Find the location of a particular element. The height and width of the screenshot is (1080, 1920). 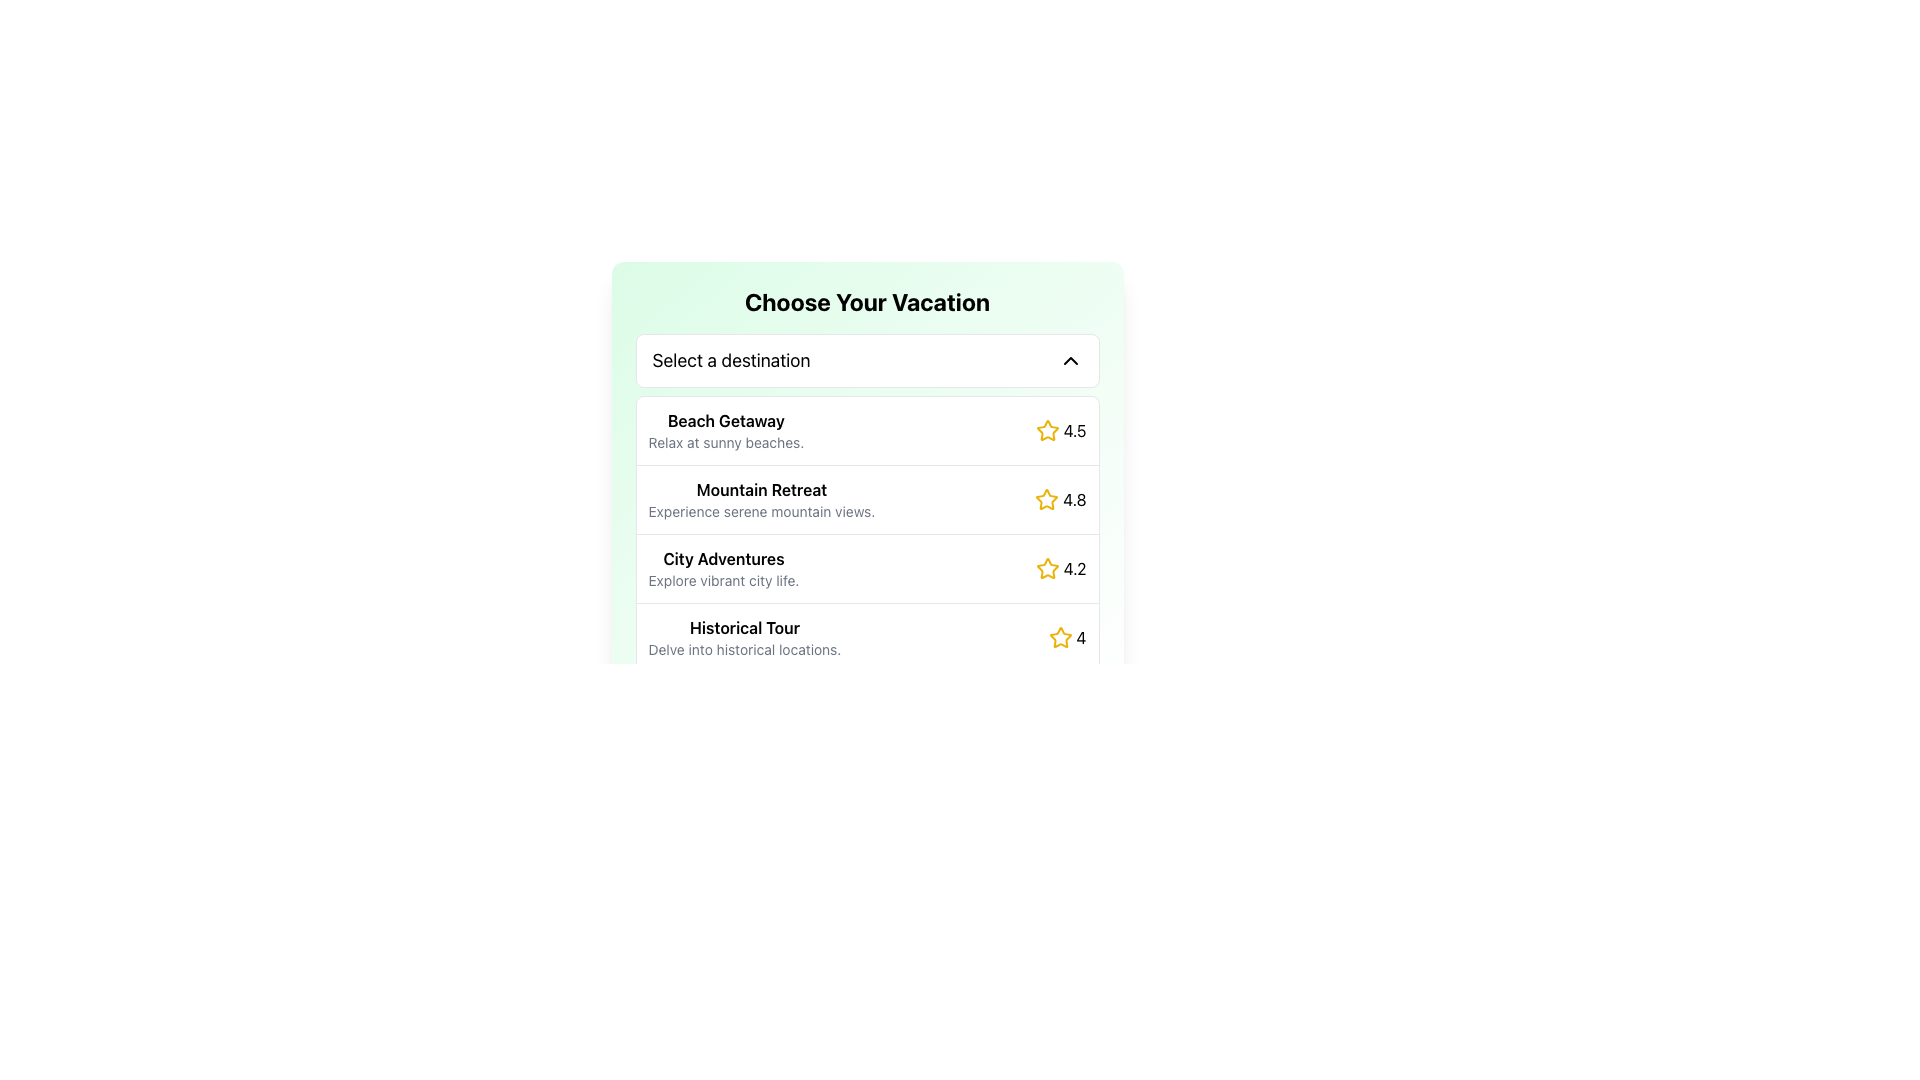

the text label that serves as the title for the vacation option, located under the header 'Choose Your Vacation.' is located at coordinates (725, 419).